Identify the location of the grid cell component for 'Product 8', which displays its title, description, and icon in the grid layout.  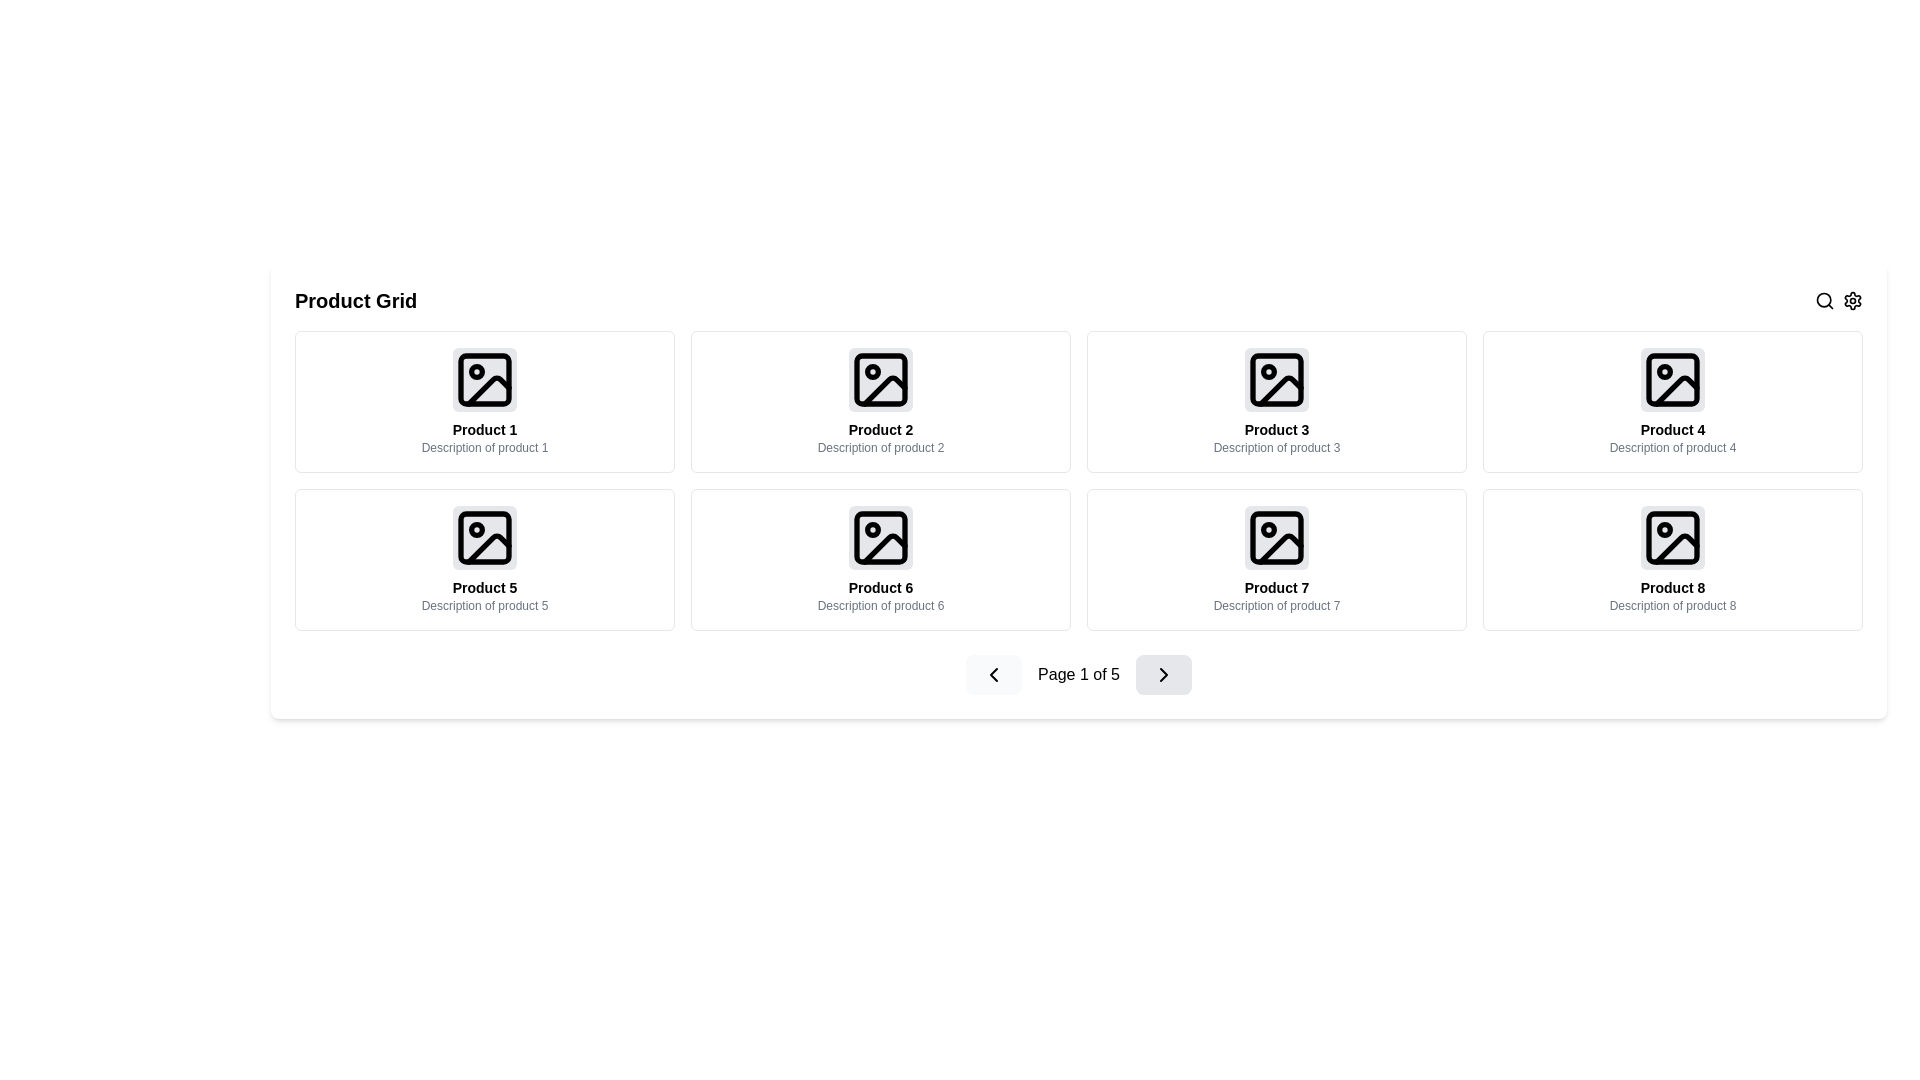
(1673, 559).